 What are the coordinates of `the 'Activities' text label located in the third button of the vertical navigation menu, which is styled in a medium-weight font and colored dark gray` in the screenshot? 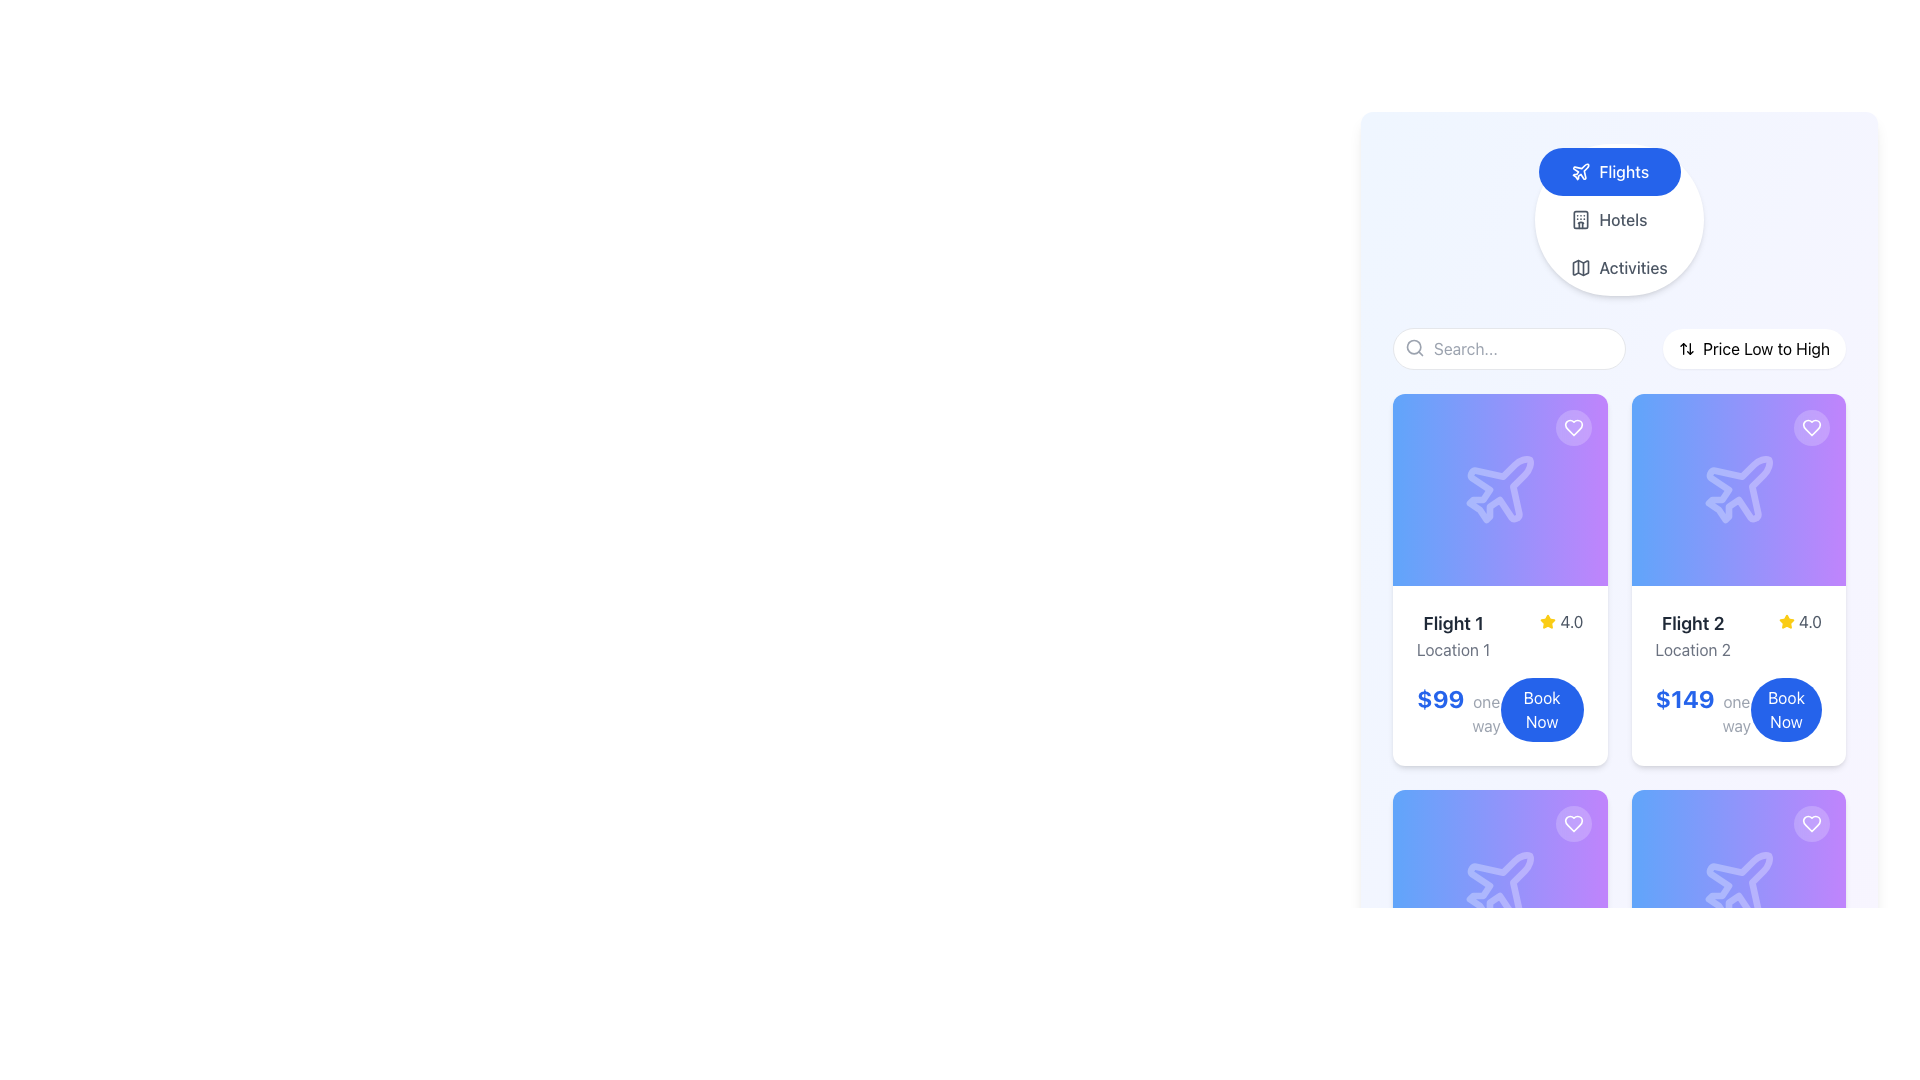 It's located at (1633, 266).